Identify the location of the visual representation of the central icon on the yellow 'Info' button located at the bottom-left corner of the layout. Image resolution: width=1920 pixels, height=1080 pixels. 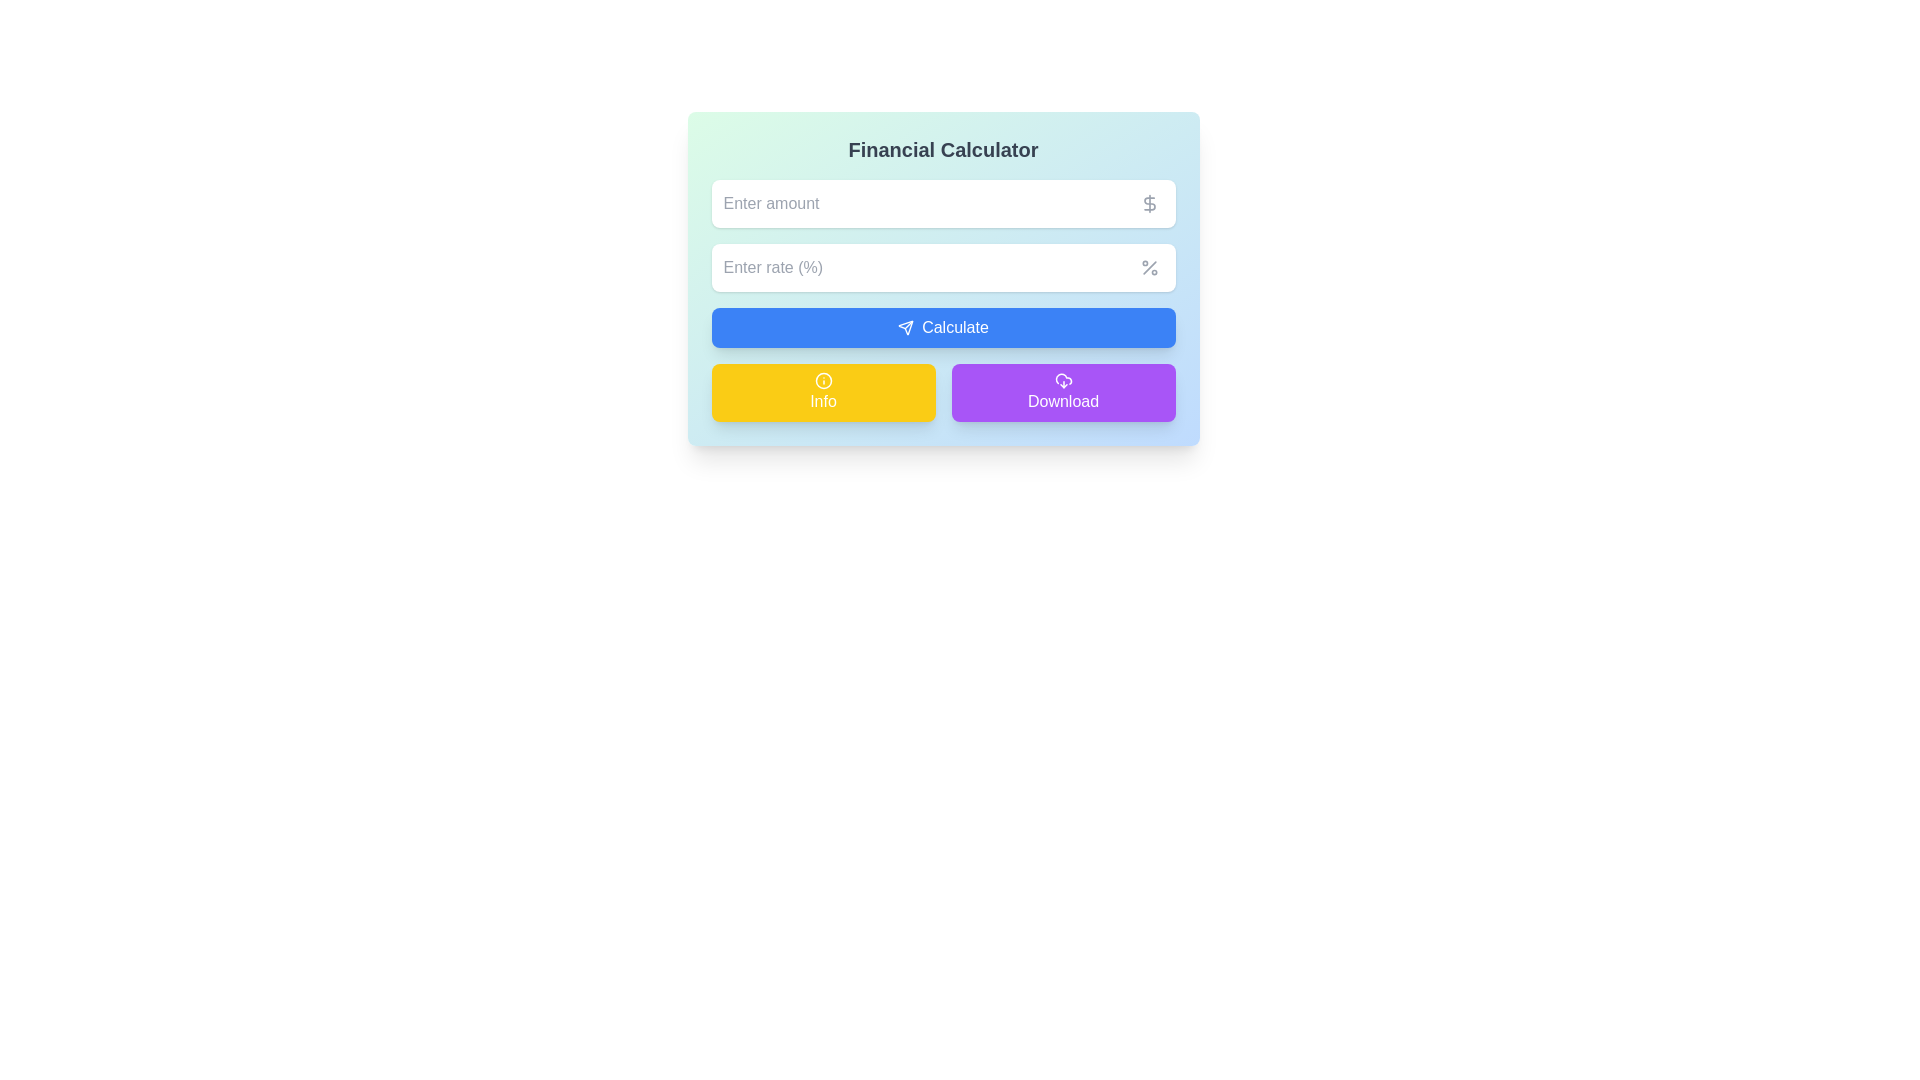
(823, 381).